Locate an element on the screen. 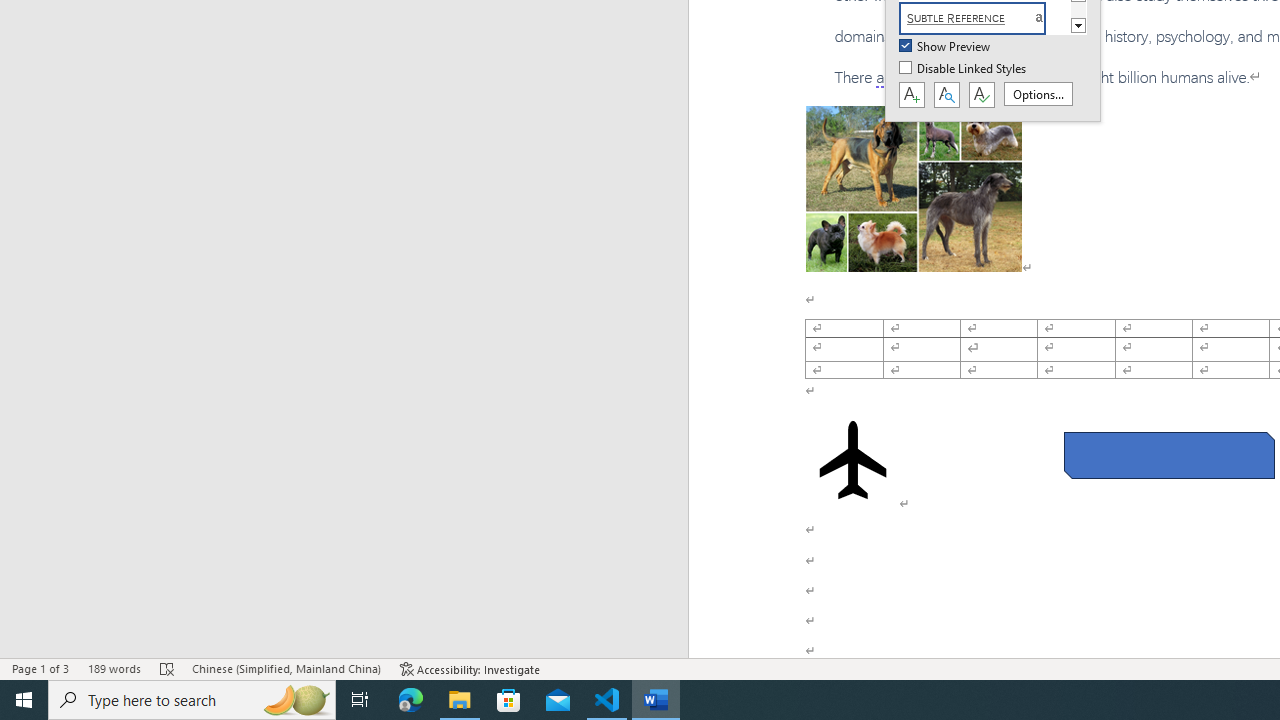  'Class: NetUIButton' is located at coordinates (981, 95).